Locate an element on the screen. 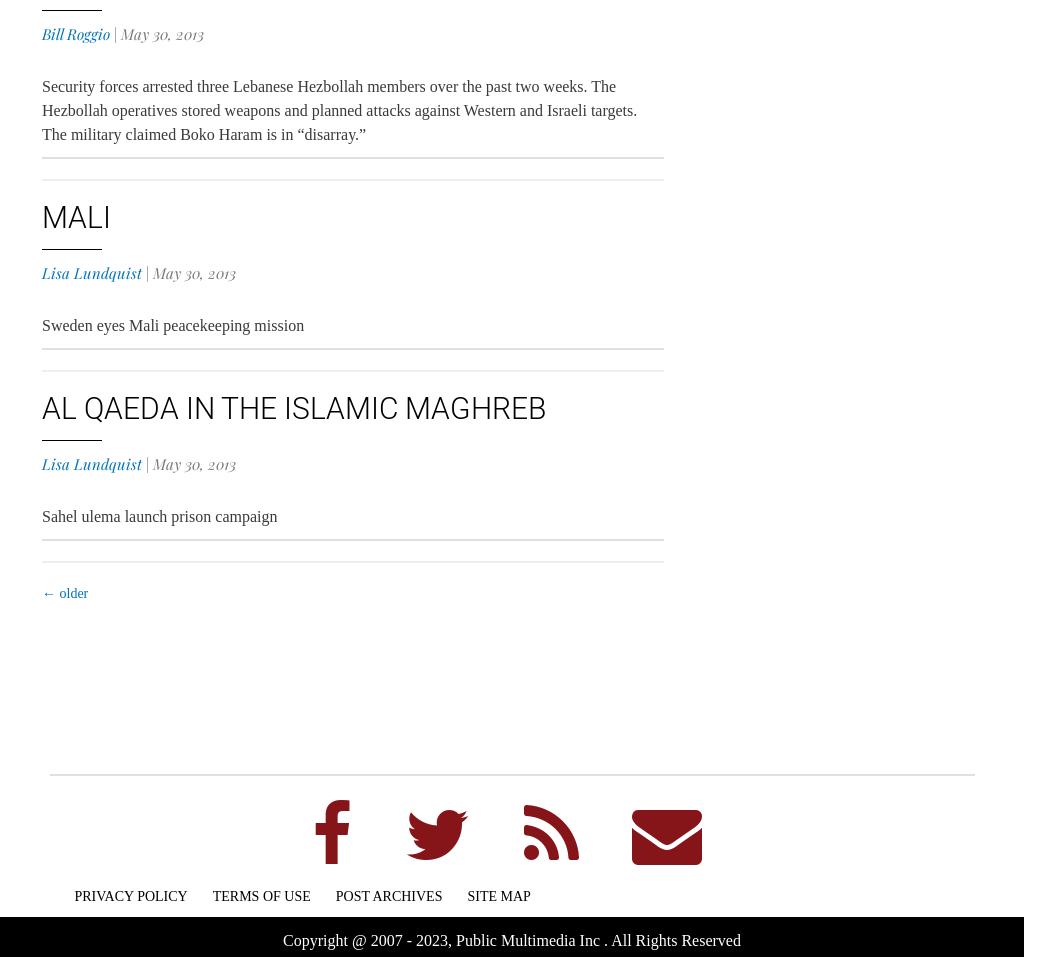 Image resolution: width=1039 pixels, height=957 pixels. 'older' is located at coordinates (71, 592).